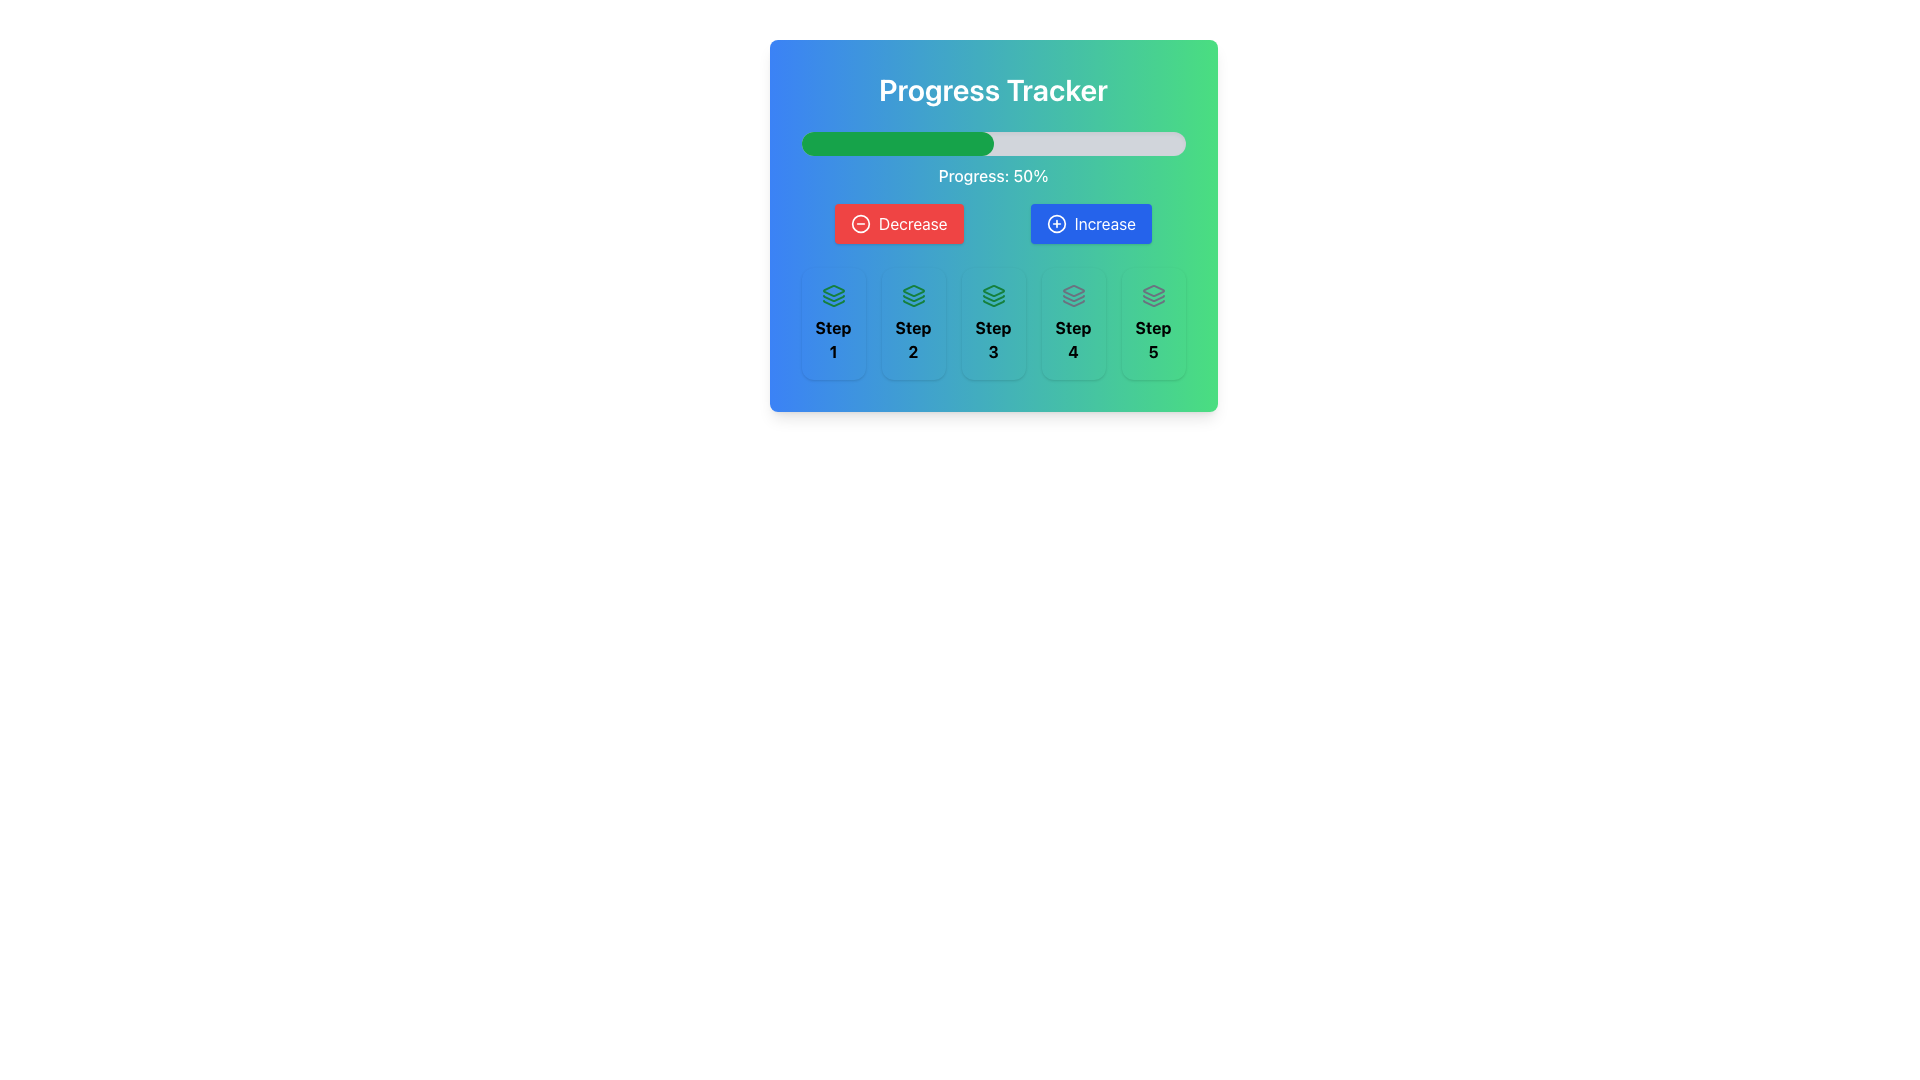 The width and height of the screenshot is (1920, 1080). What do you see at coordinates (833, 323) in the screenshot?
I see `the first step in the five-step progress tracker, which is represented by the Informational Display located below the progress bar` at bounding box center [833, 323].